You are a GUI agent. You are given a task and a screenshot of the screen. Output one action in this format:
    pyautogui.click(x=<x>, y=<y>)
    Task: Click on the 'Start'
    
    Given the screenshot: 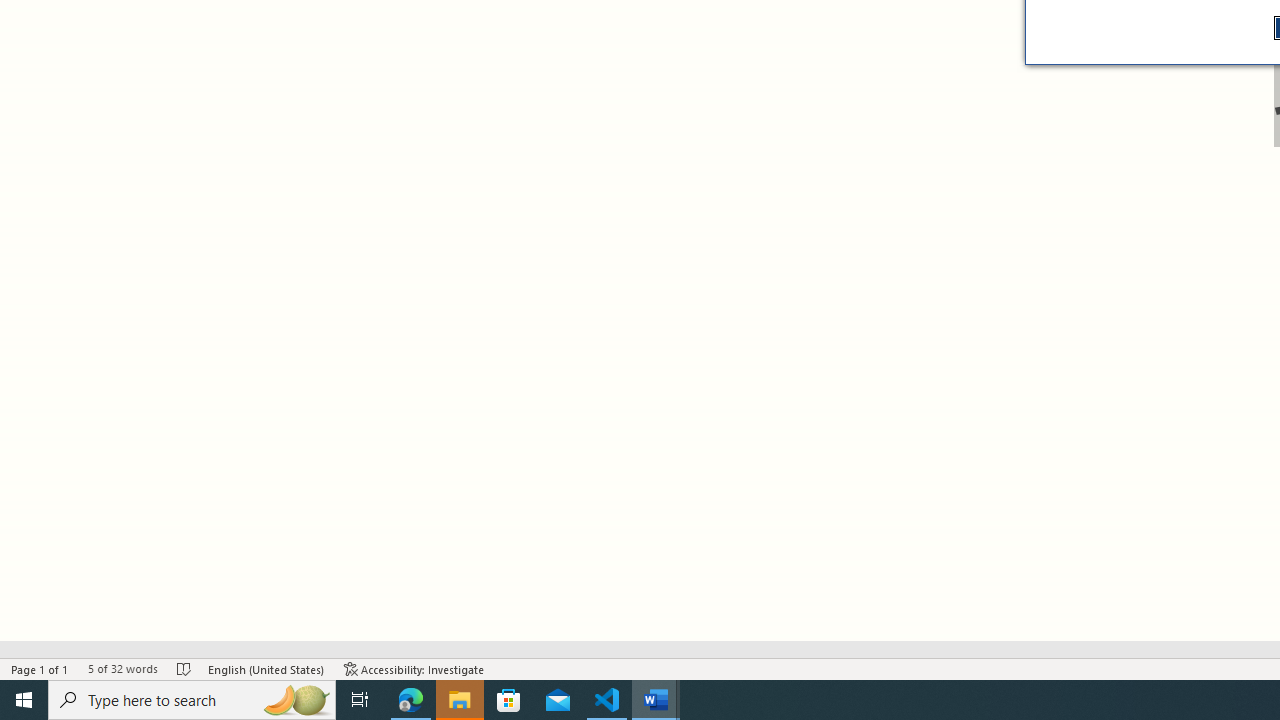 What is the action you would take?
    pyautogui.click(x=24, y=698)
    